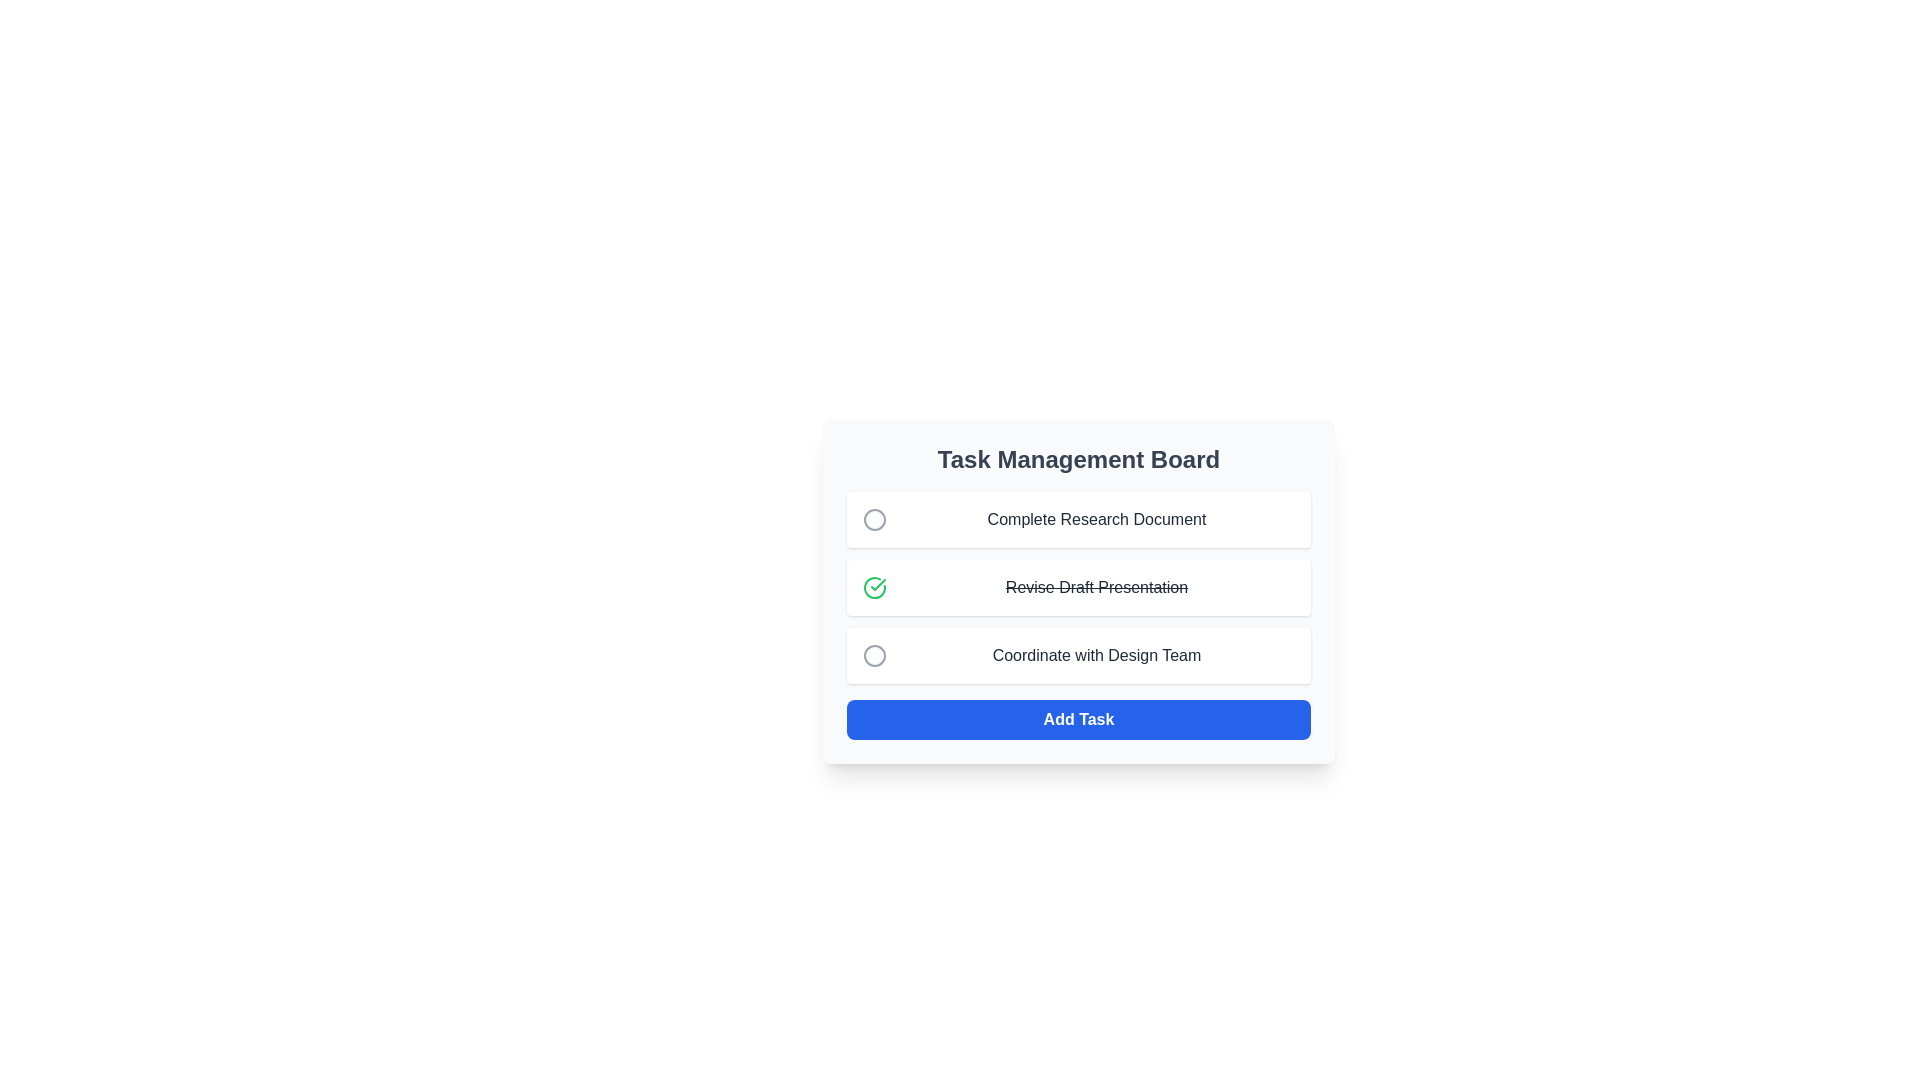  Describe the element at coordinates (1078, 720) in the screenshot. I see `'Add Task' button to add a new task` at that location.